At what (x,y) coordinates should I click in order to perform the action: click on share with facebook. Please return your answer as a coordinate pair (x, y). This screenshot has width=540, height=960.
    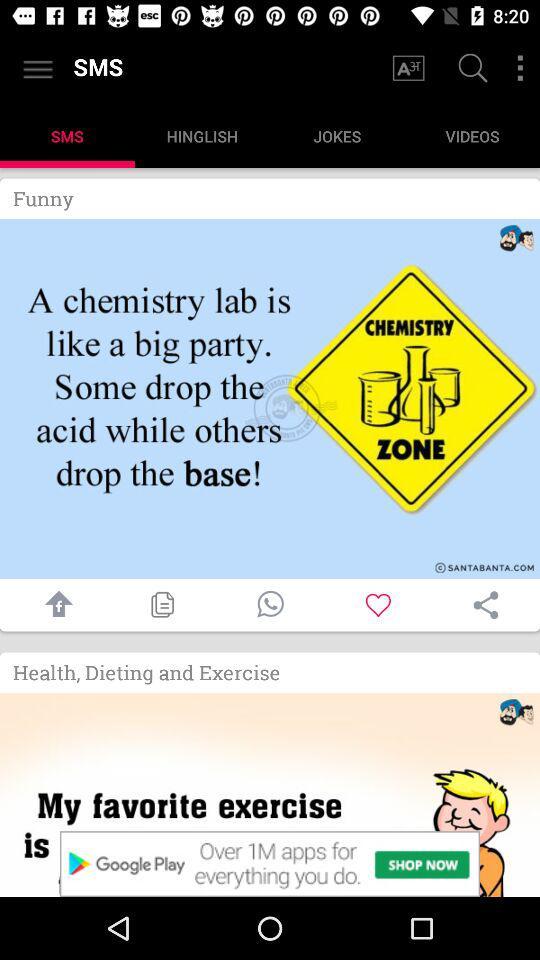
    Looking at the image, I should click on (54, 604).